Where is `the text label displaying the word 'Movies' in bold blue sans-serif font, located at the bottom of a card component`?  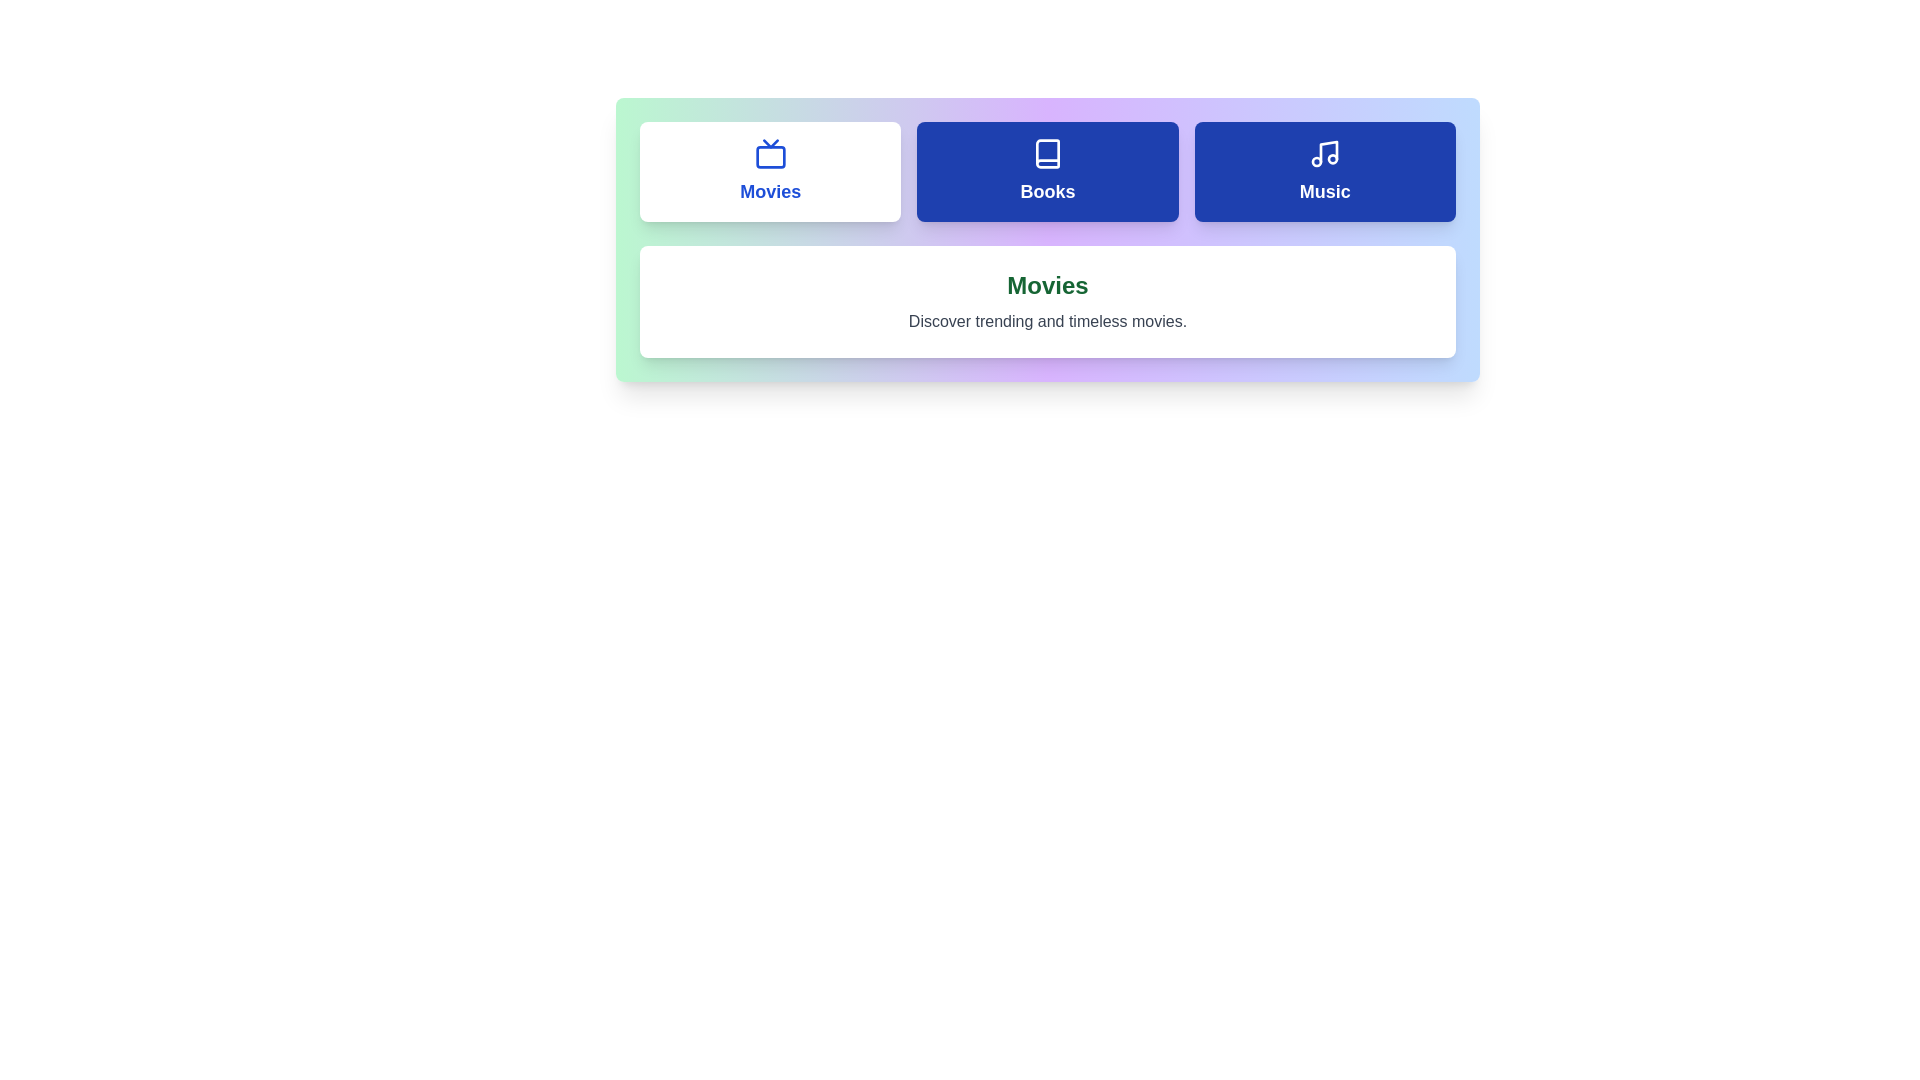
the text label displaying the word 'Movies' in bold blue sans-serif font, located at the bottom of a card component is located at coordinates (769, 192).